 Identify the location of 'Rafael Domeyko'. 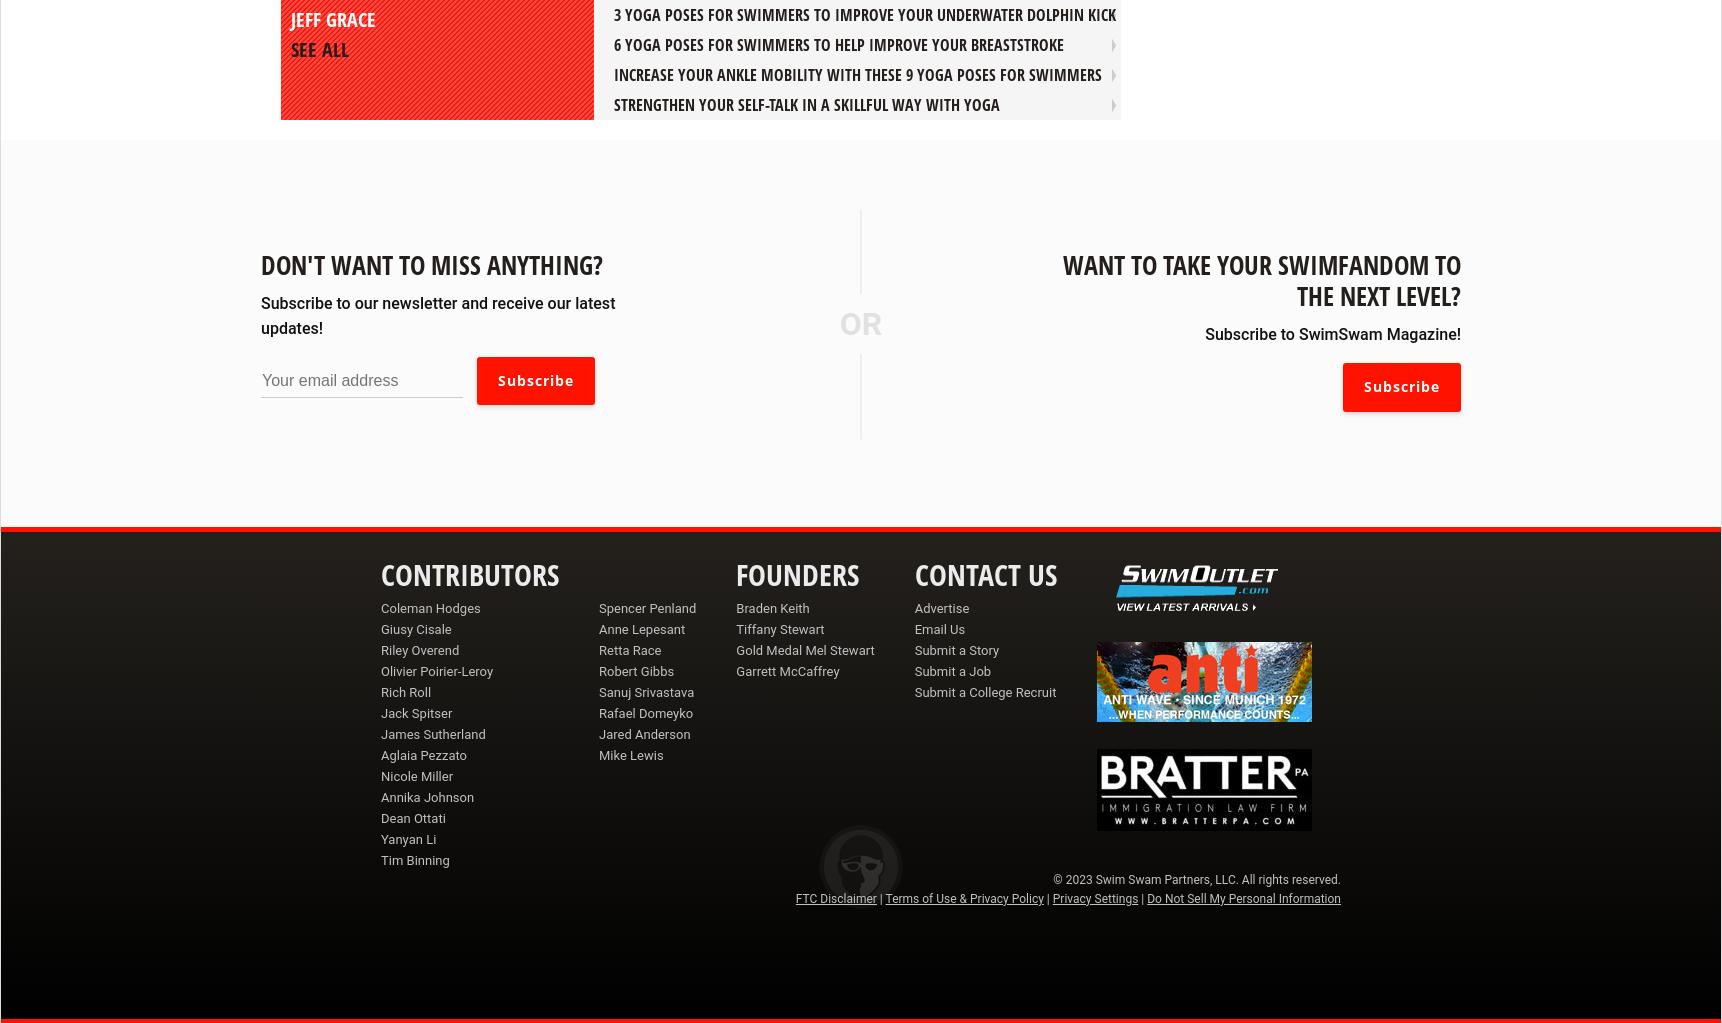
(645, 712).